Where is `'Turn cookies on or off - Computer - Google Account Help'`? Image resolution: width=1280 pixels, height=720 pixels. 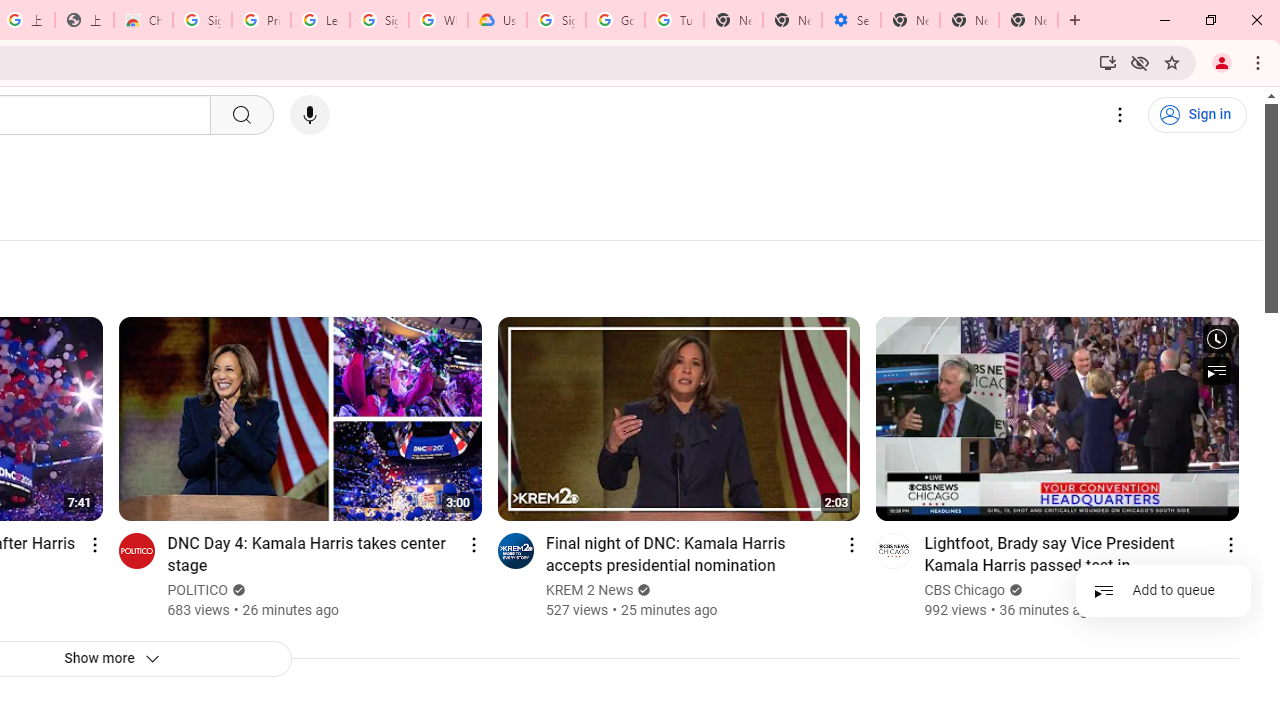 'Turn cookies on or off - Computer - Google Account Help' is located at coordinates (674, 20).